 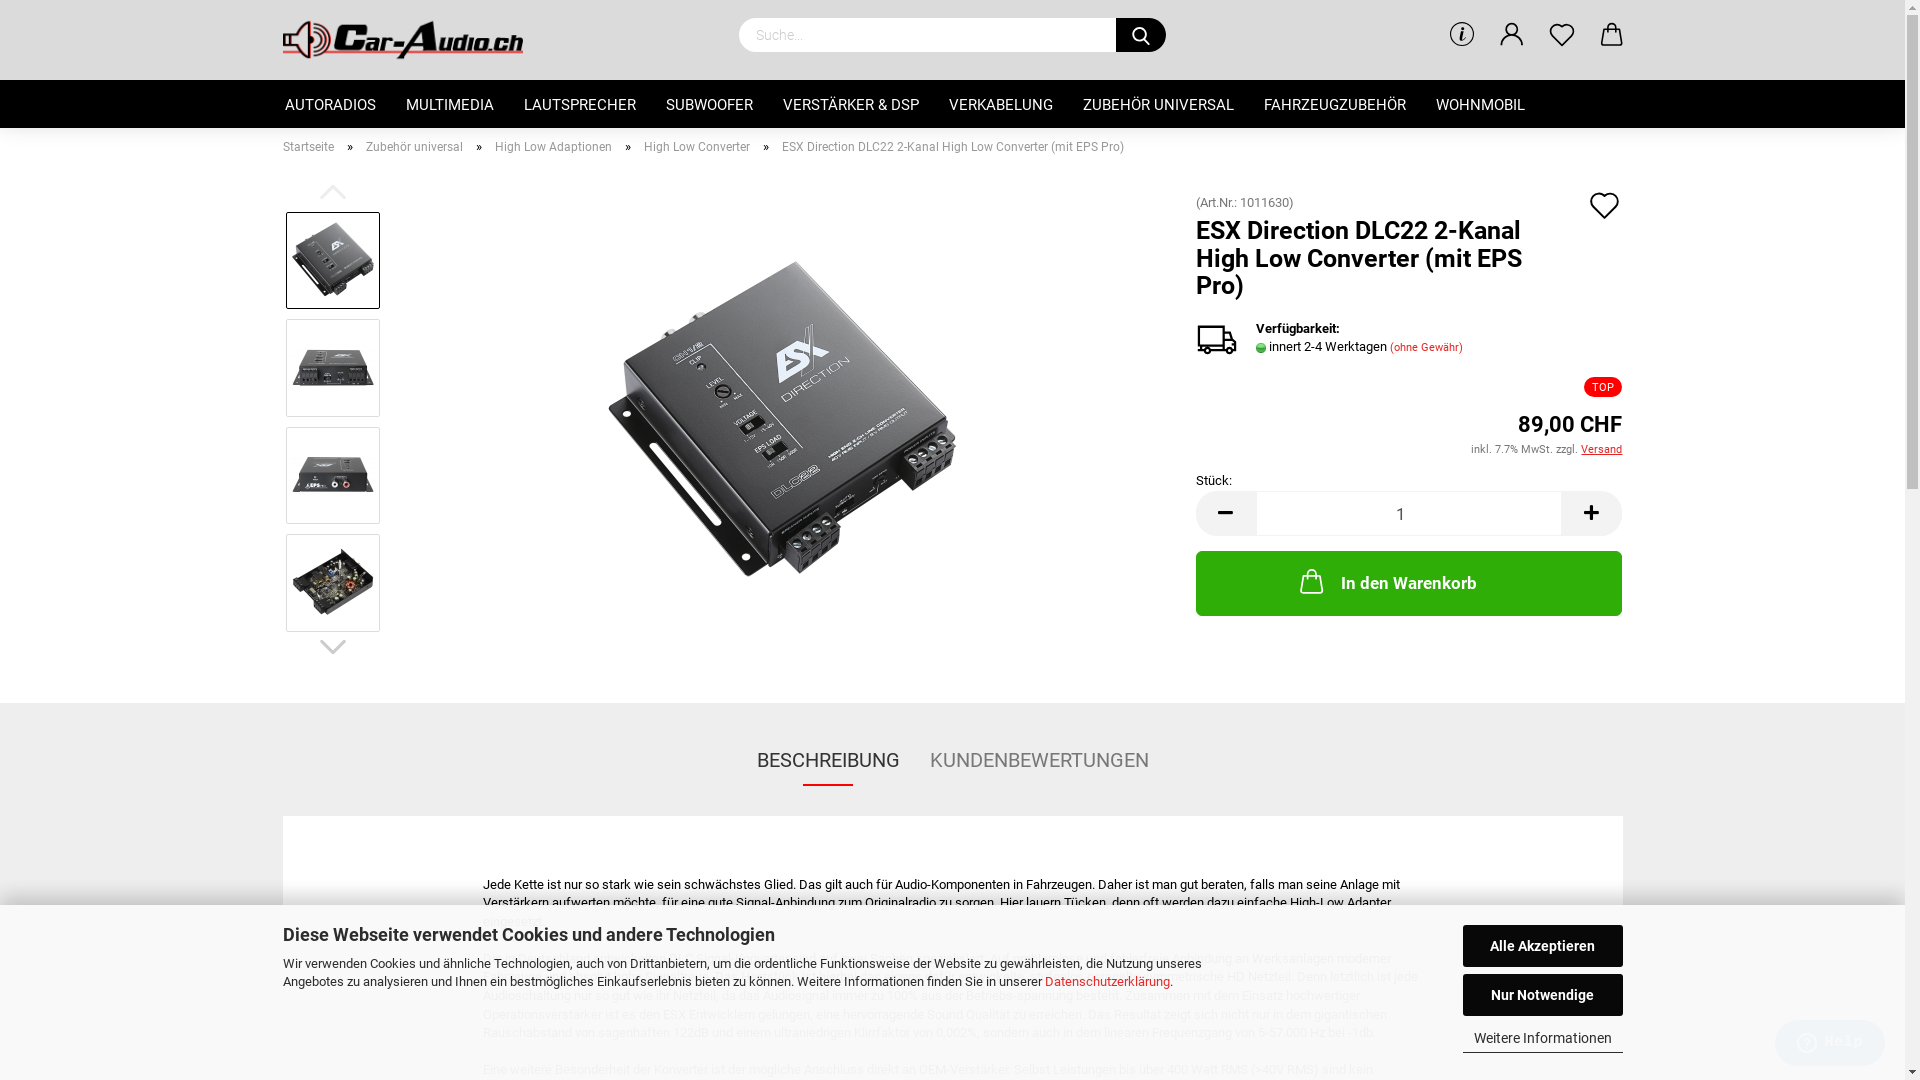 What do you see at coordinates (552, 145) in the screenshot?
I see `'High Low Adaptionen'` at bounding box center [552, 145].